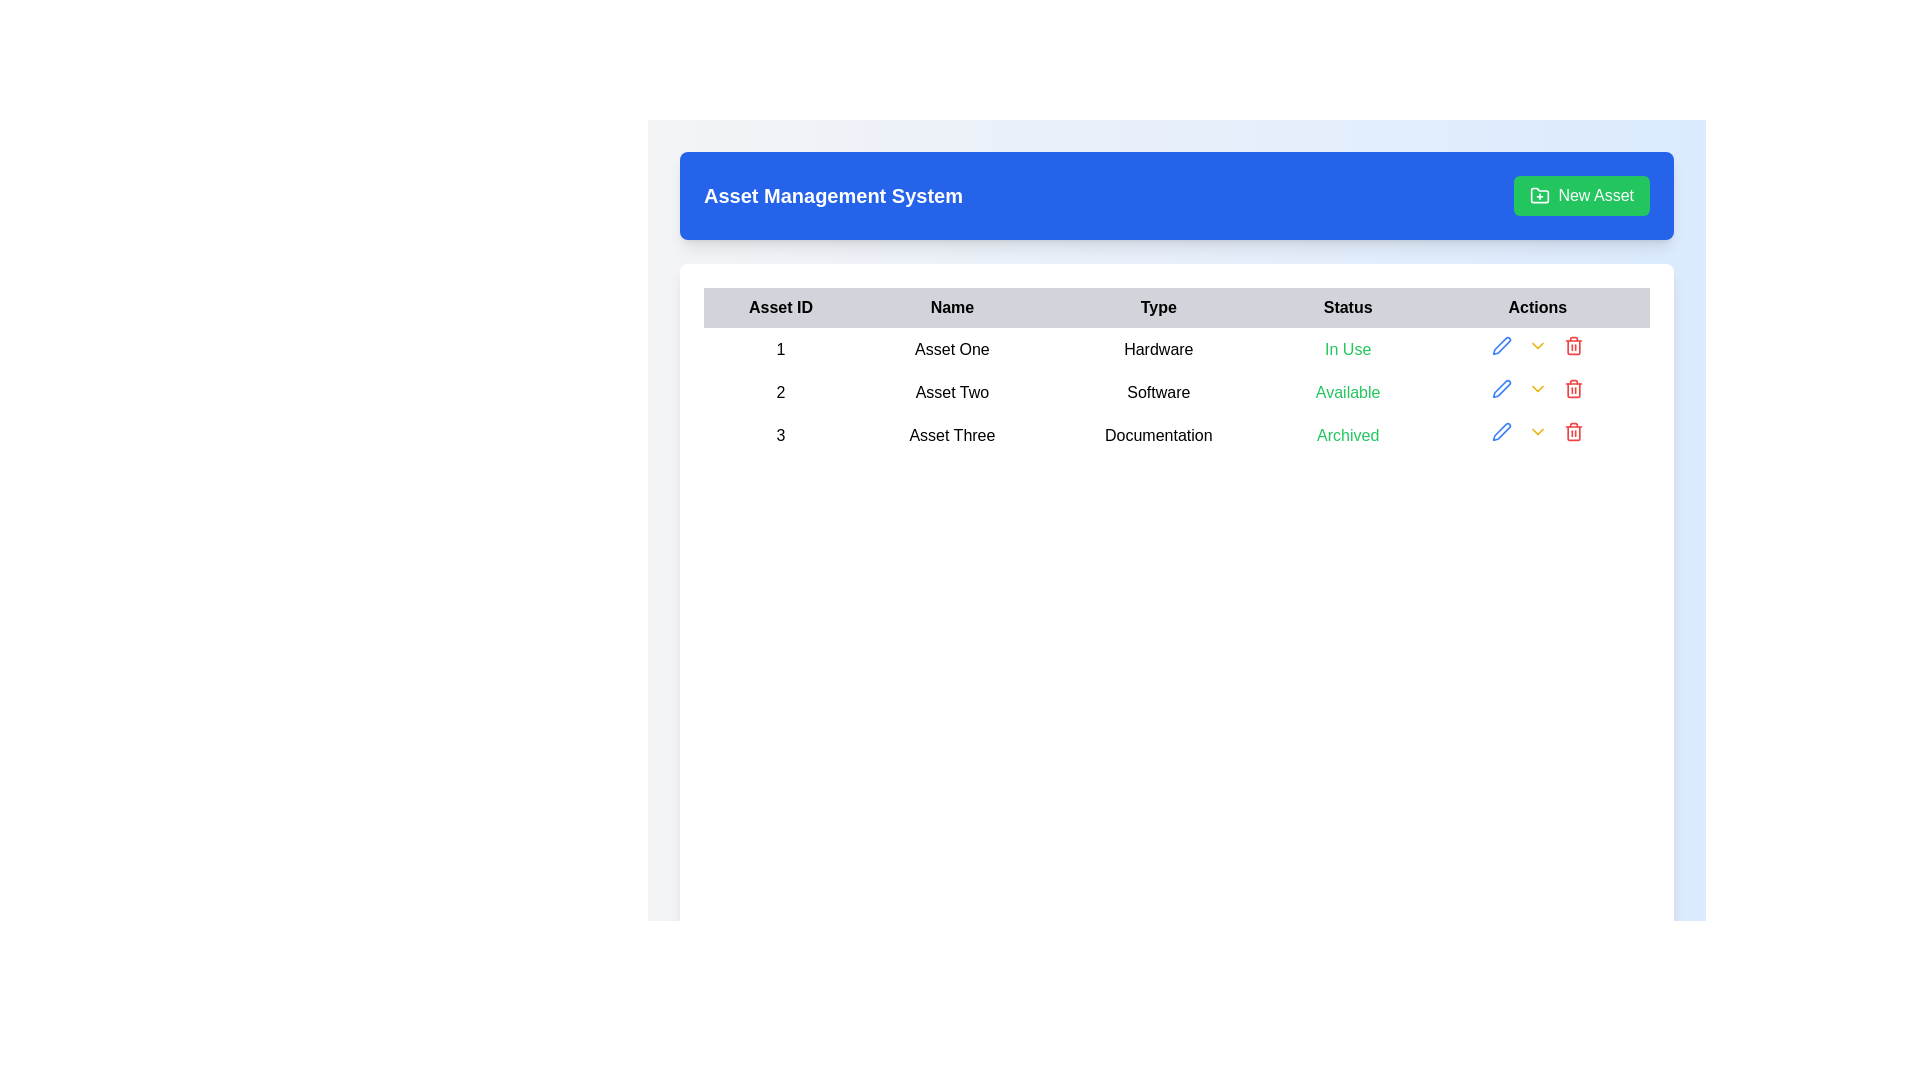  What do you see at coordinates (1501, 345) in the screenshot?
I see `the edit button located in the second row under the 'Actions' column of the tabular interface, adjacent to the status 'Available', to initiate the edit action` at bounding box center [1501, 345].